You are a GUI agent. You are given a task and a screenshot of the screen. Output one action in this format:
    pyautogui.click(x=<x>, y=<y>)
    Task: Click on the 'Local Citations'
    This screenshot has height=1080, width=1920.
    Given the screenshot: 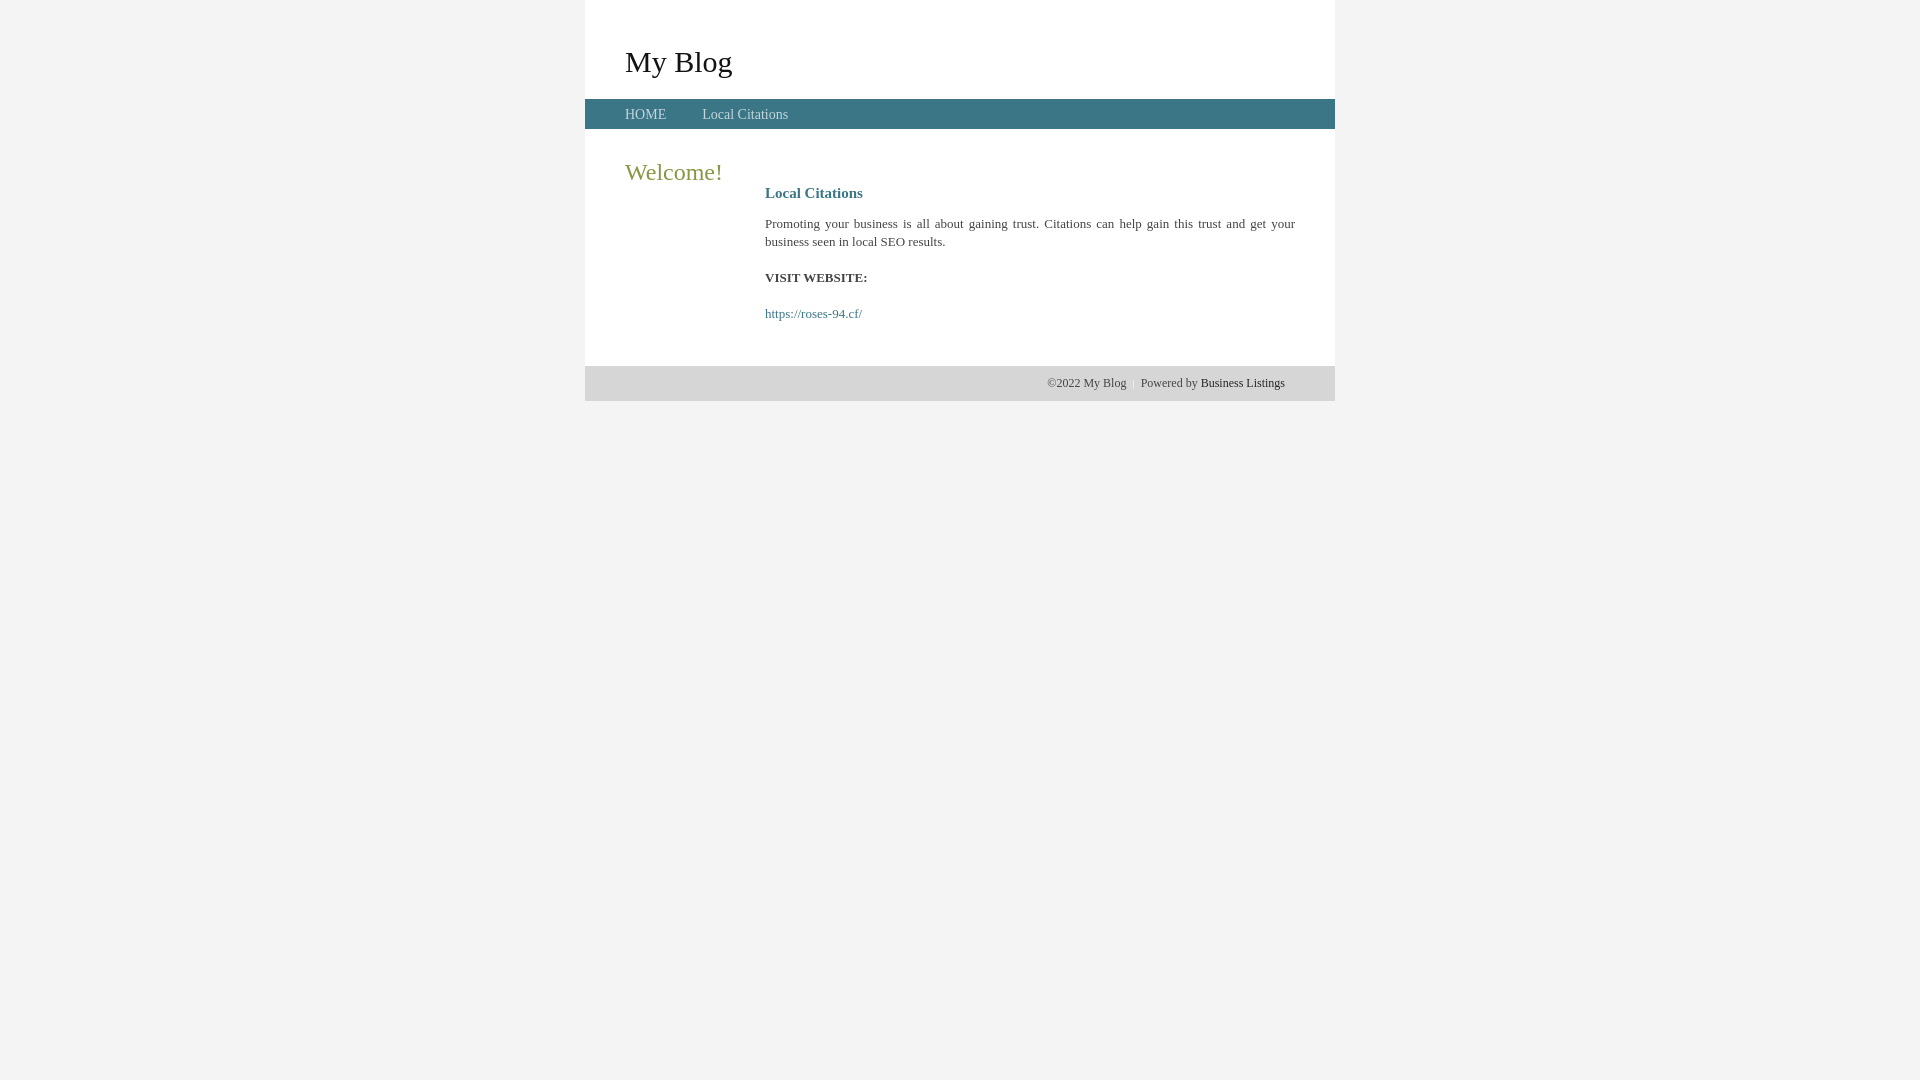 What is the action you would take?
    pyautogui.click(x=701, y=114)
    